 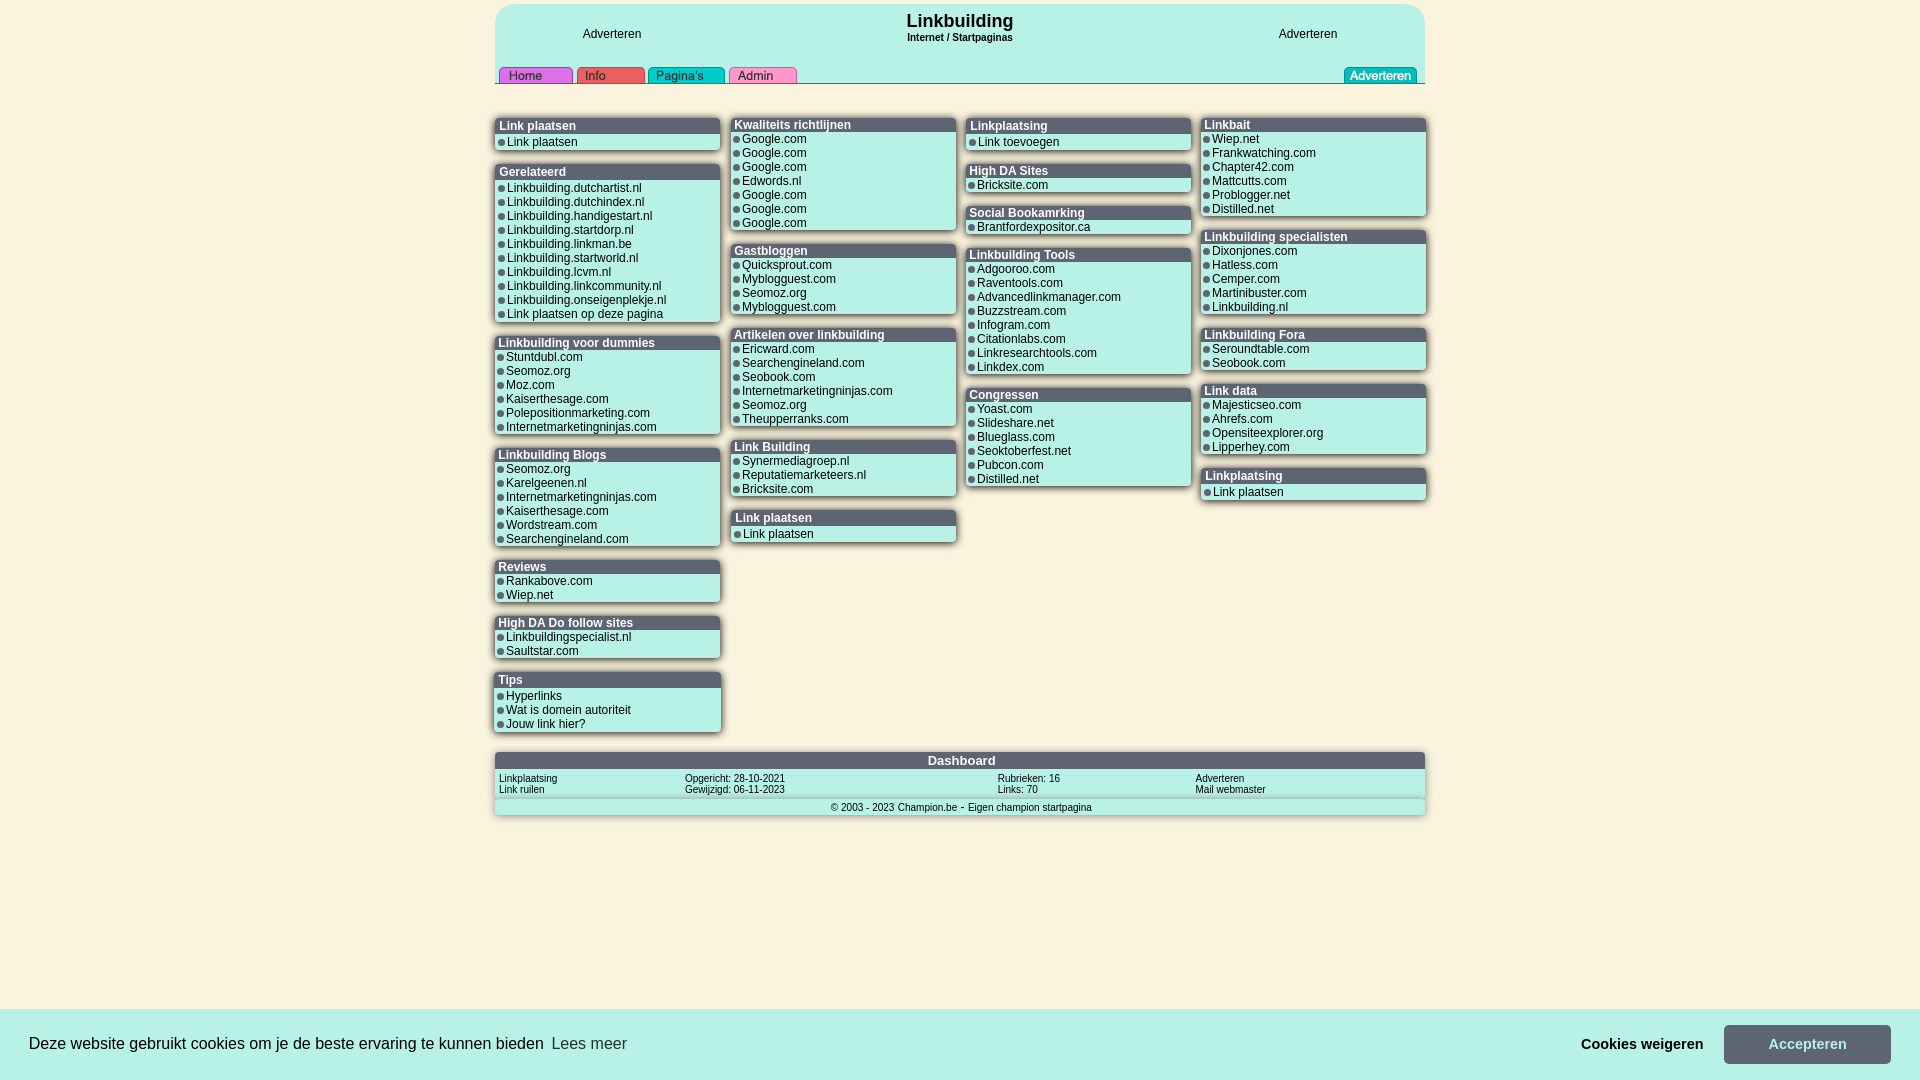 I want to click on 'Blueglass.com', so click(x=1016, y=435).